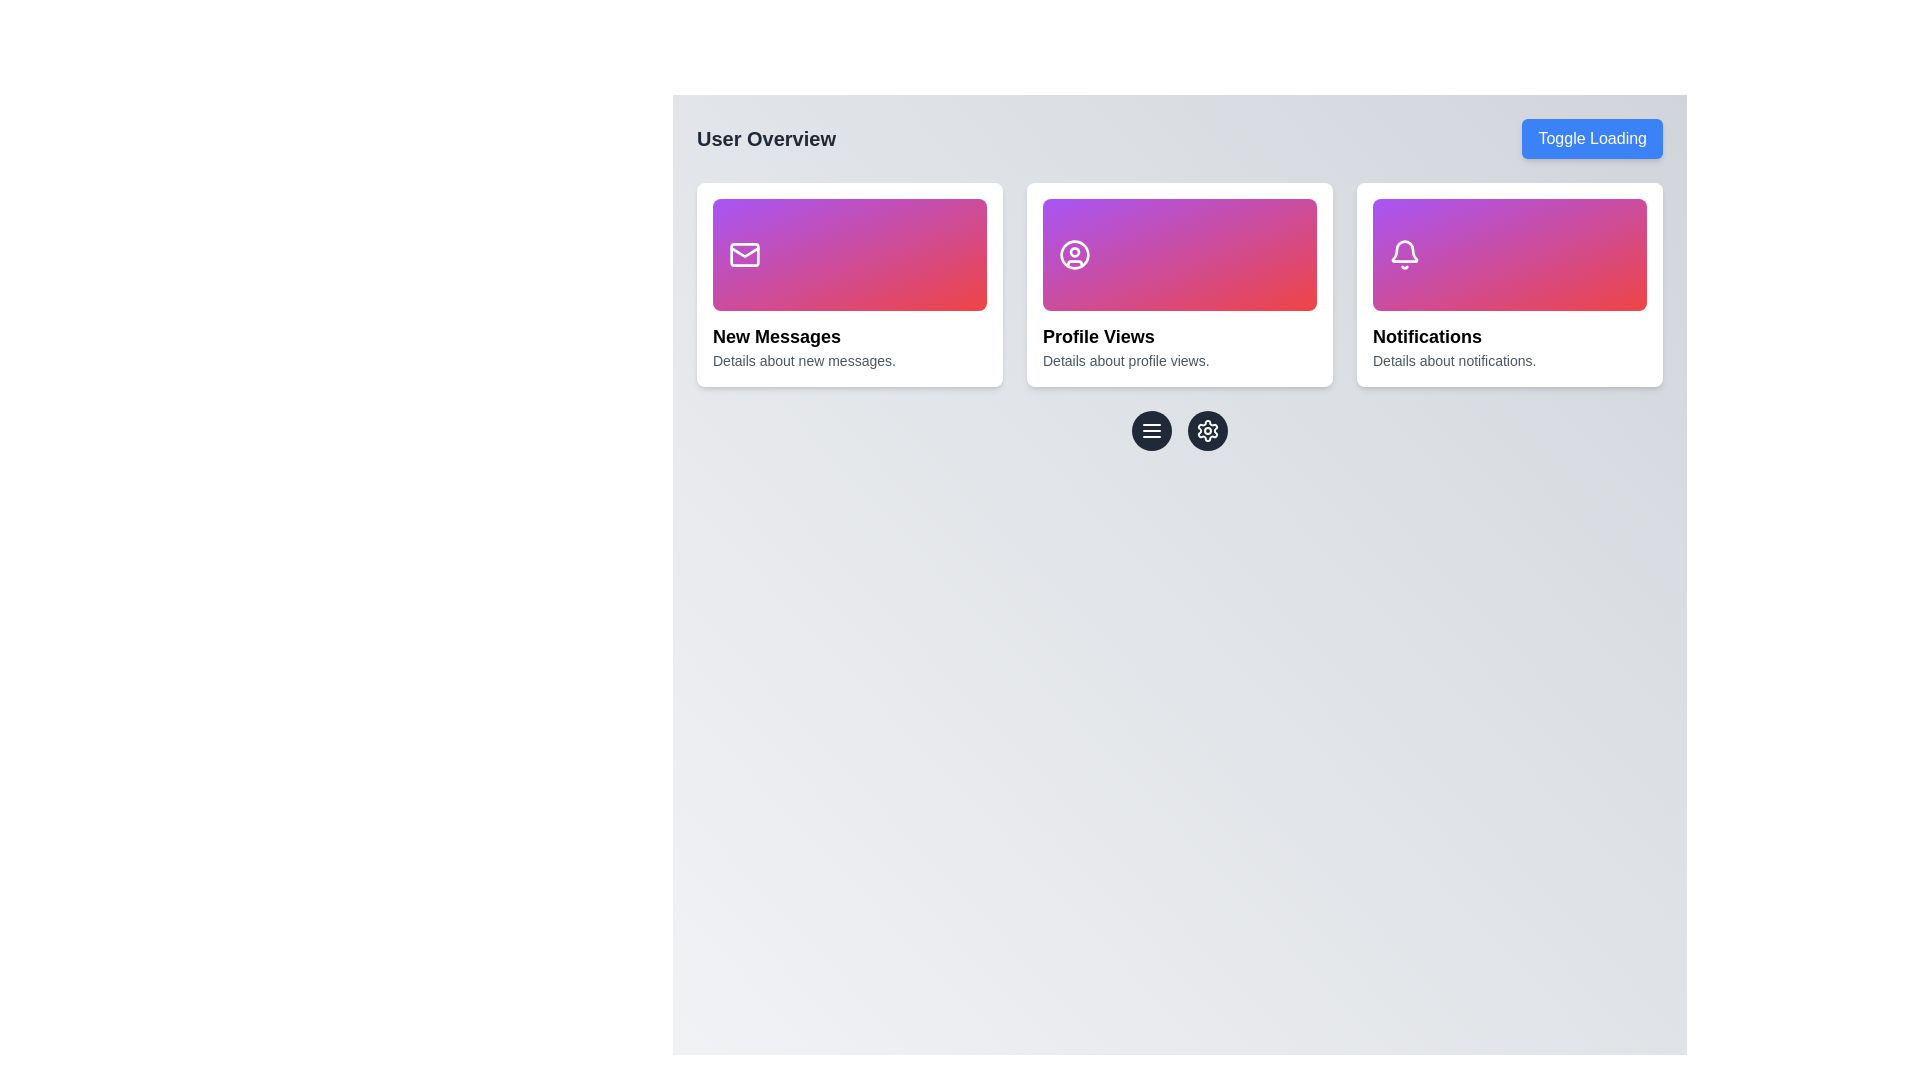  Describe the element at coordinates (1207, 430) in the screenshot. I see `the circular settings button with a white gear icon at its center, located at the bottom center of the interface` at that location.